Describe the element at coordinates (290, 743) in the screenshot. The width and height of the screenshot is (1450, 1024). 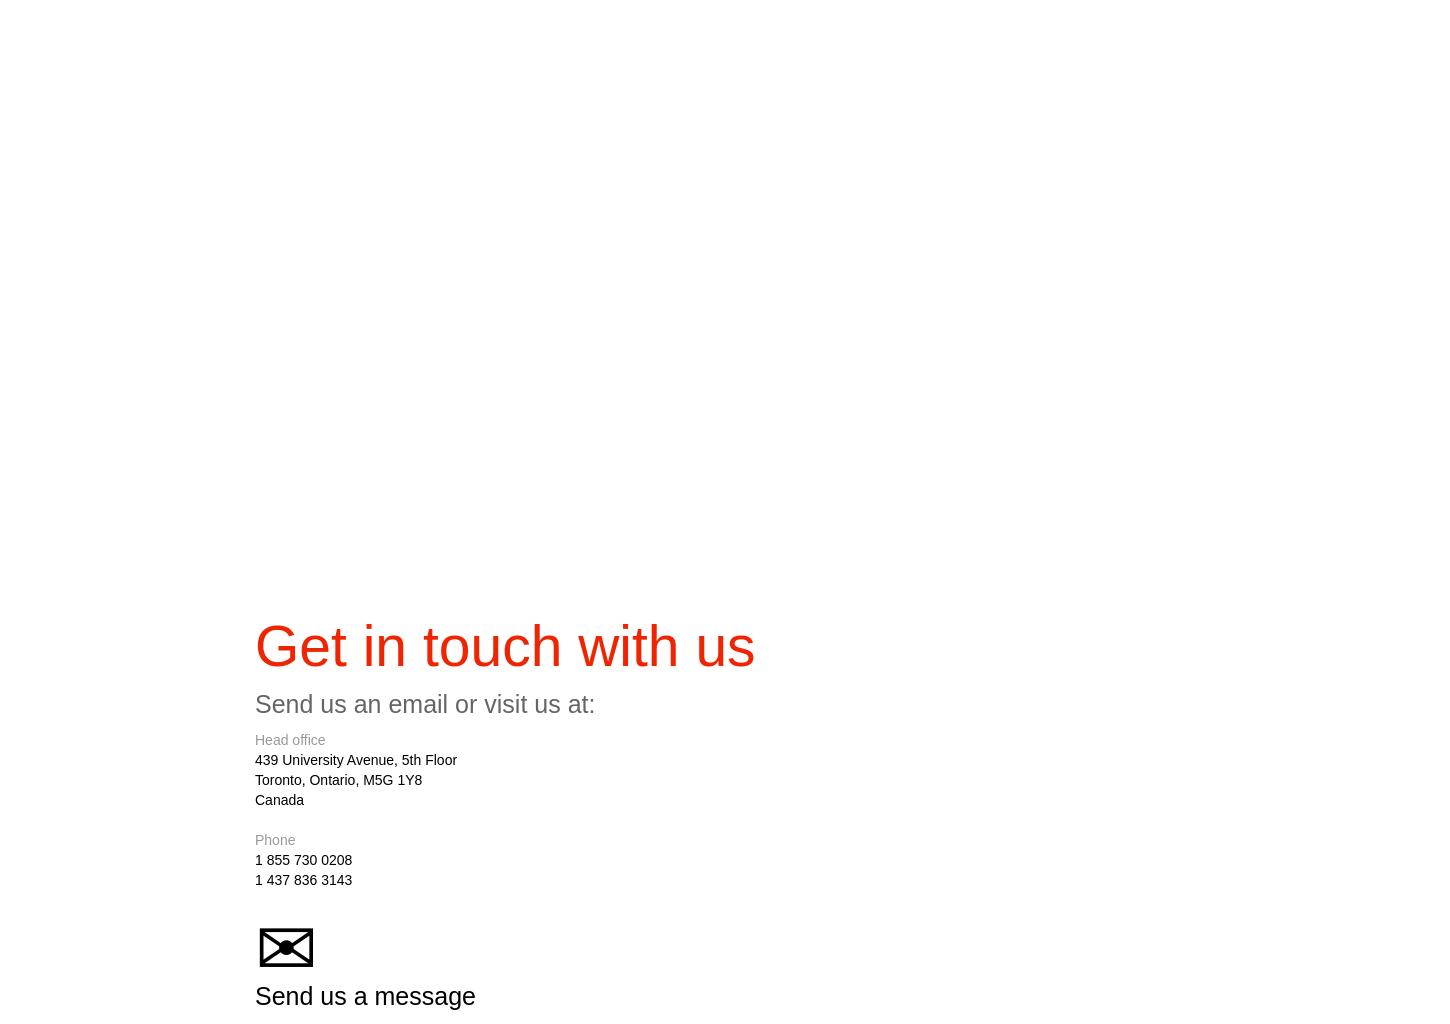
I see `'Head office'` at that location.